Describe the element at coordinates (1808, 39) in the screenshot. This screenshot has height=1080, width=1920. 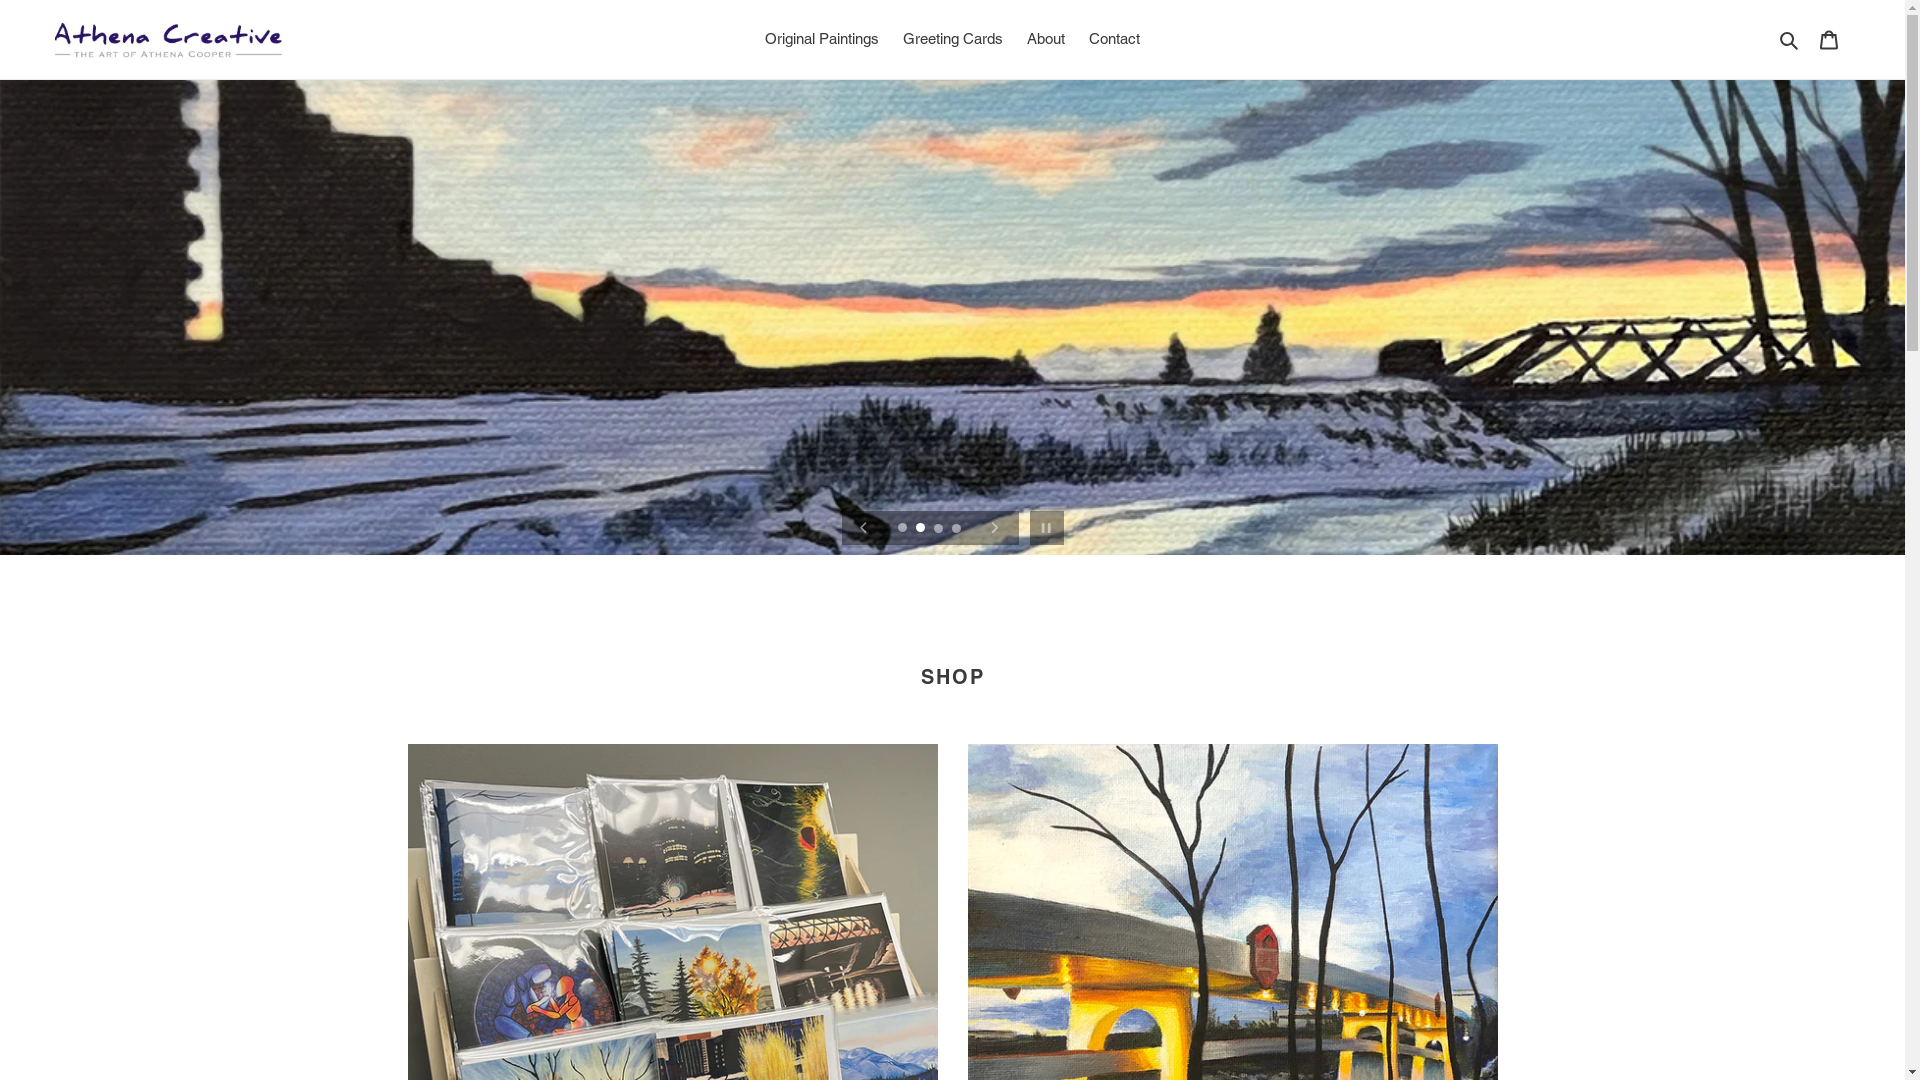
I see `'Cart'` at that location.